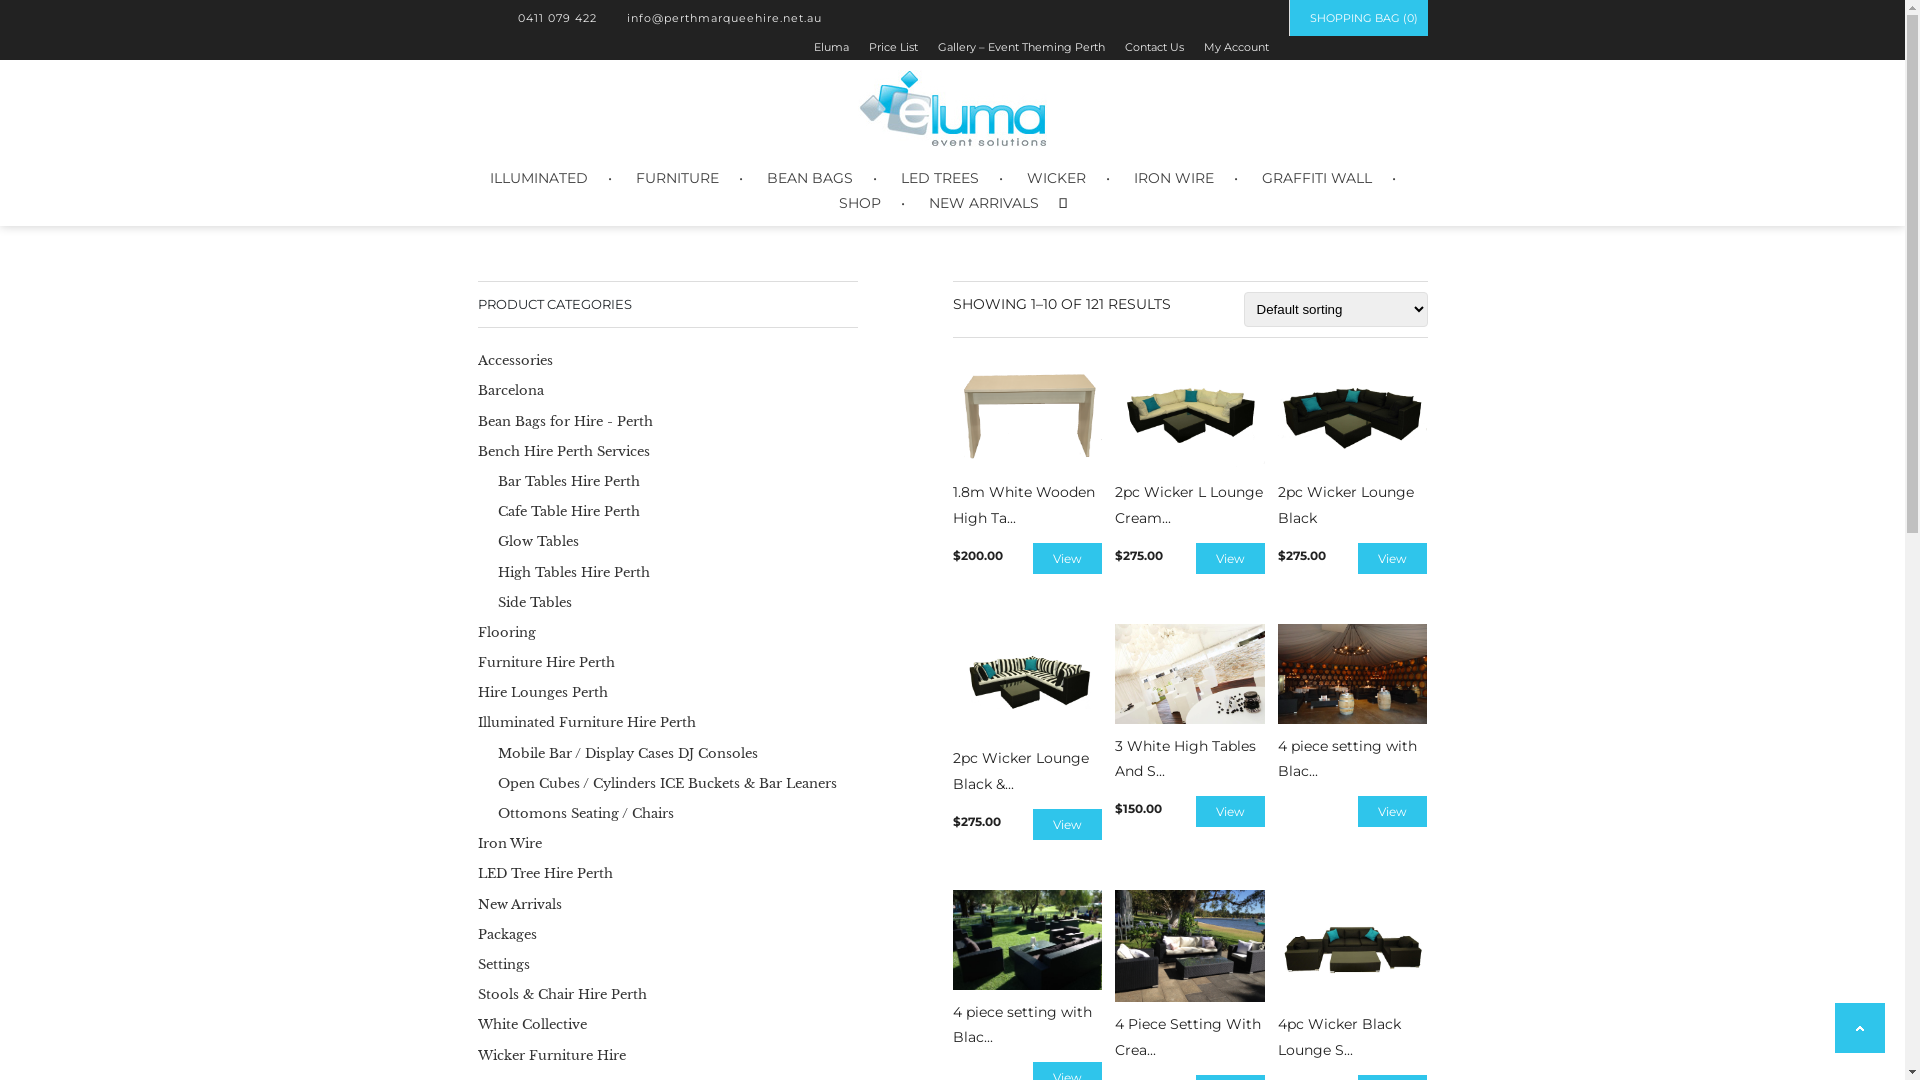 The image size is (1920, 1080). Describe the element at coordinates (515, 360) in the screenshot. I see `'Accessories'` at that location.